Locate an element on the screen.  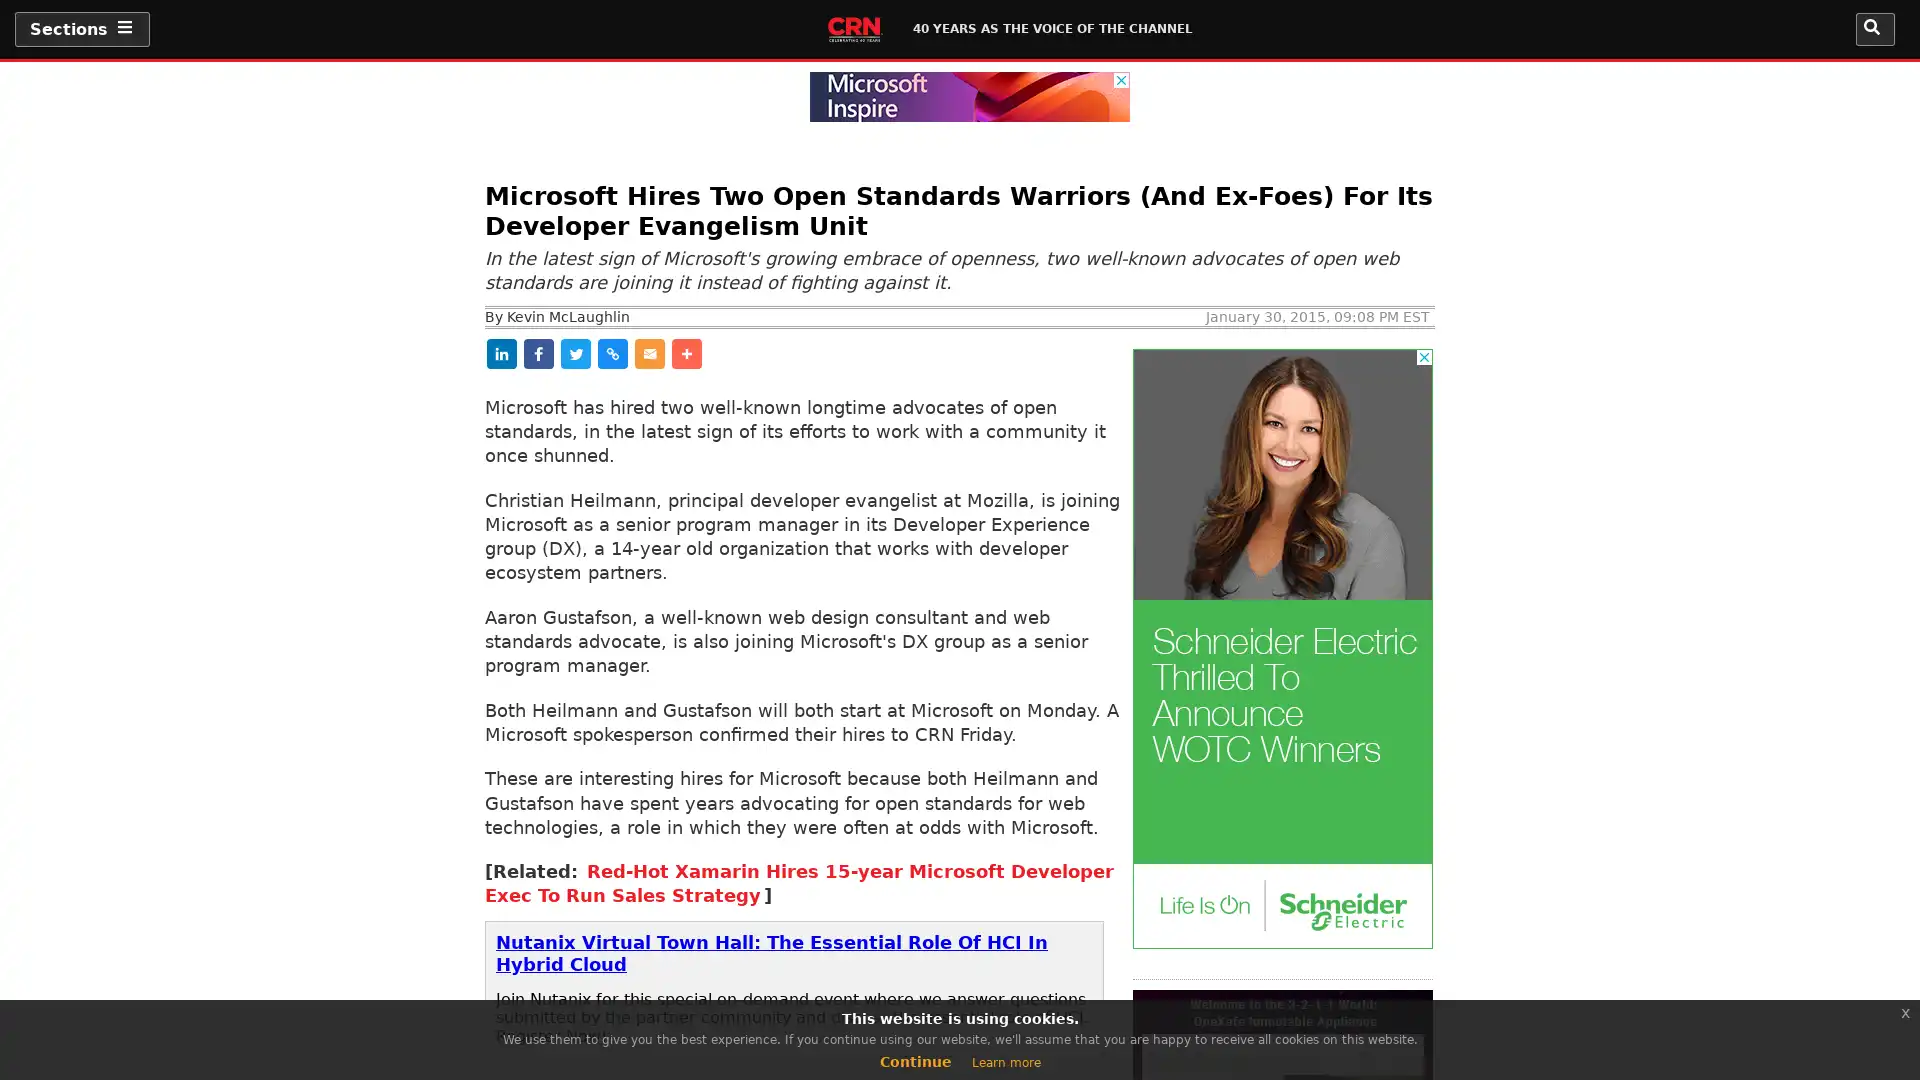
Share to Outlook Outlook is located at coordinates (938, 352).